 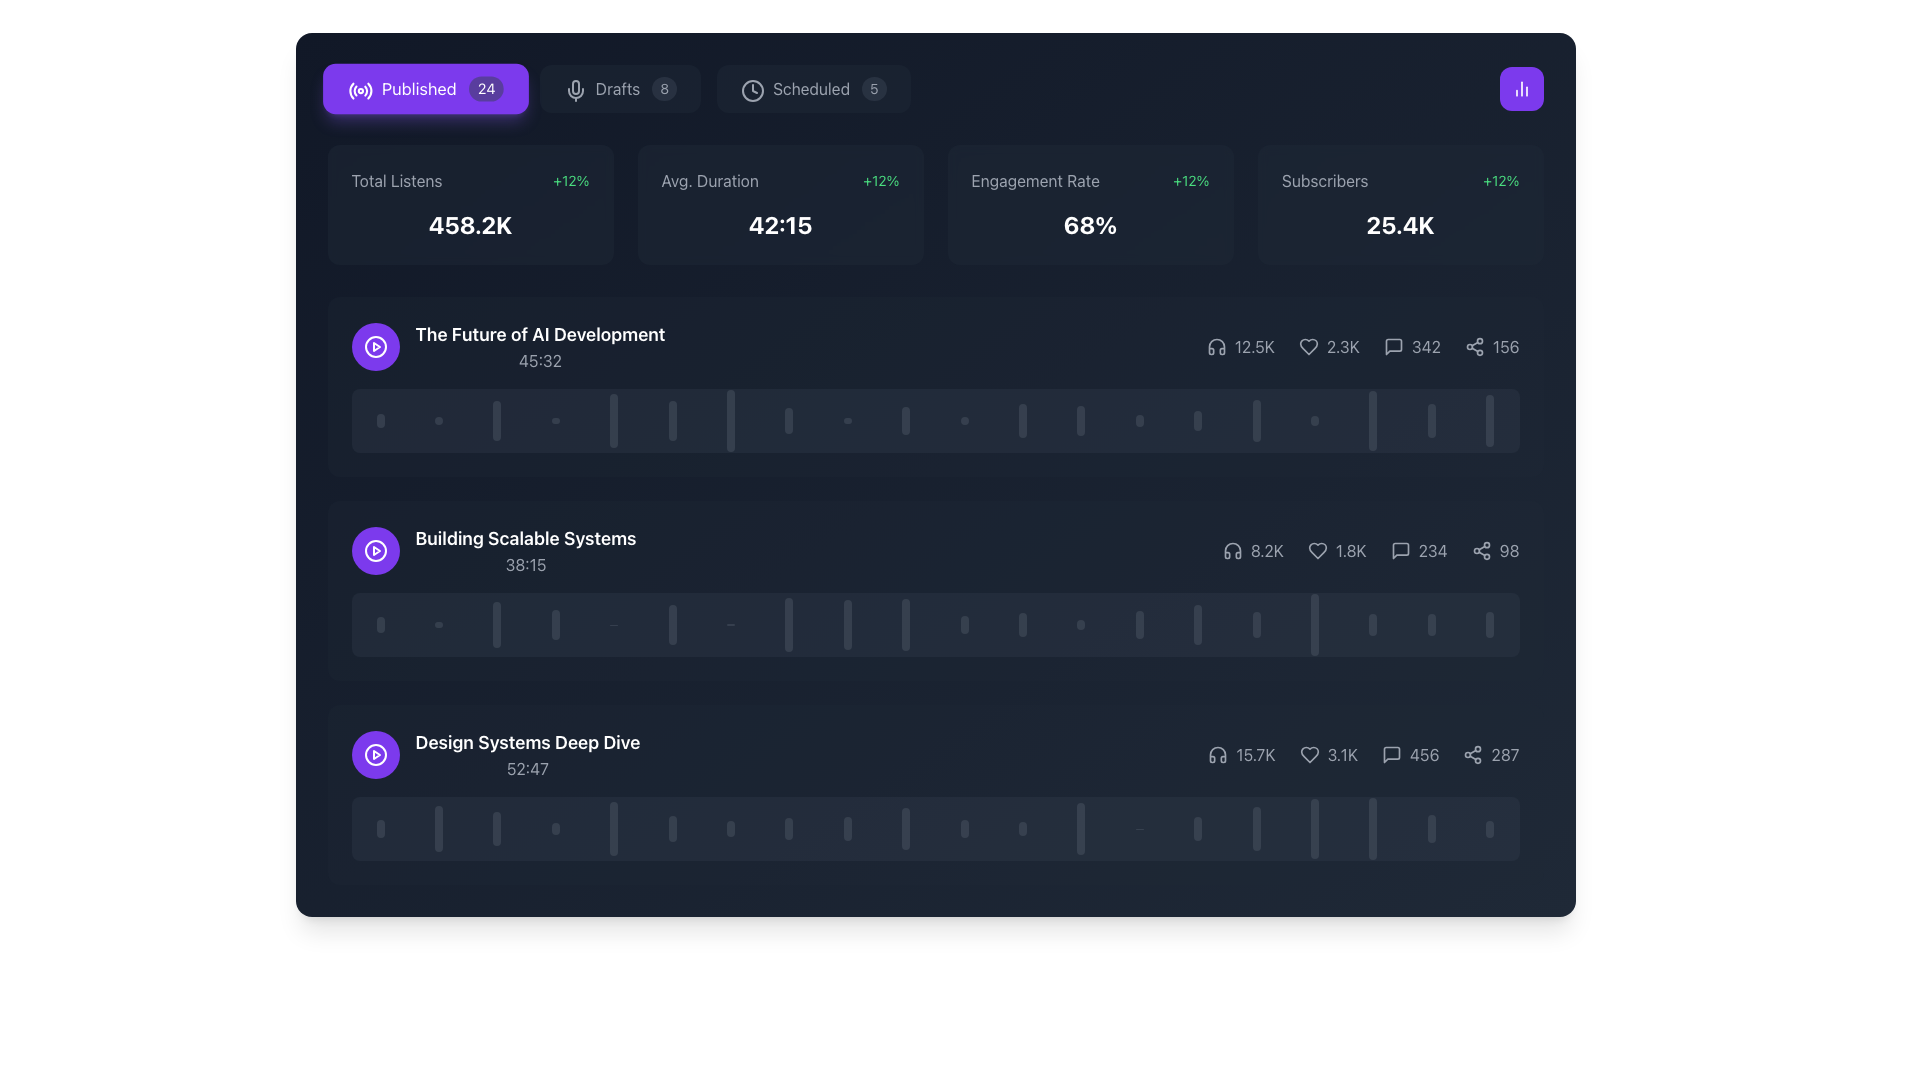 I want to click on the small headphone icon with an outline design located in the metrics section, positioned to the left of the numerical figure in the lower mid-section of the interface, so click(x=1231, y=551).